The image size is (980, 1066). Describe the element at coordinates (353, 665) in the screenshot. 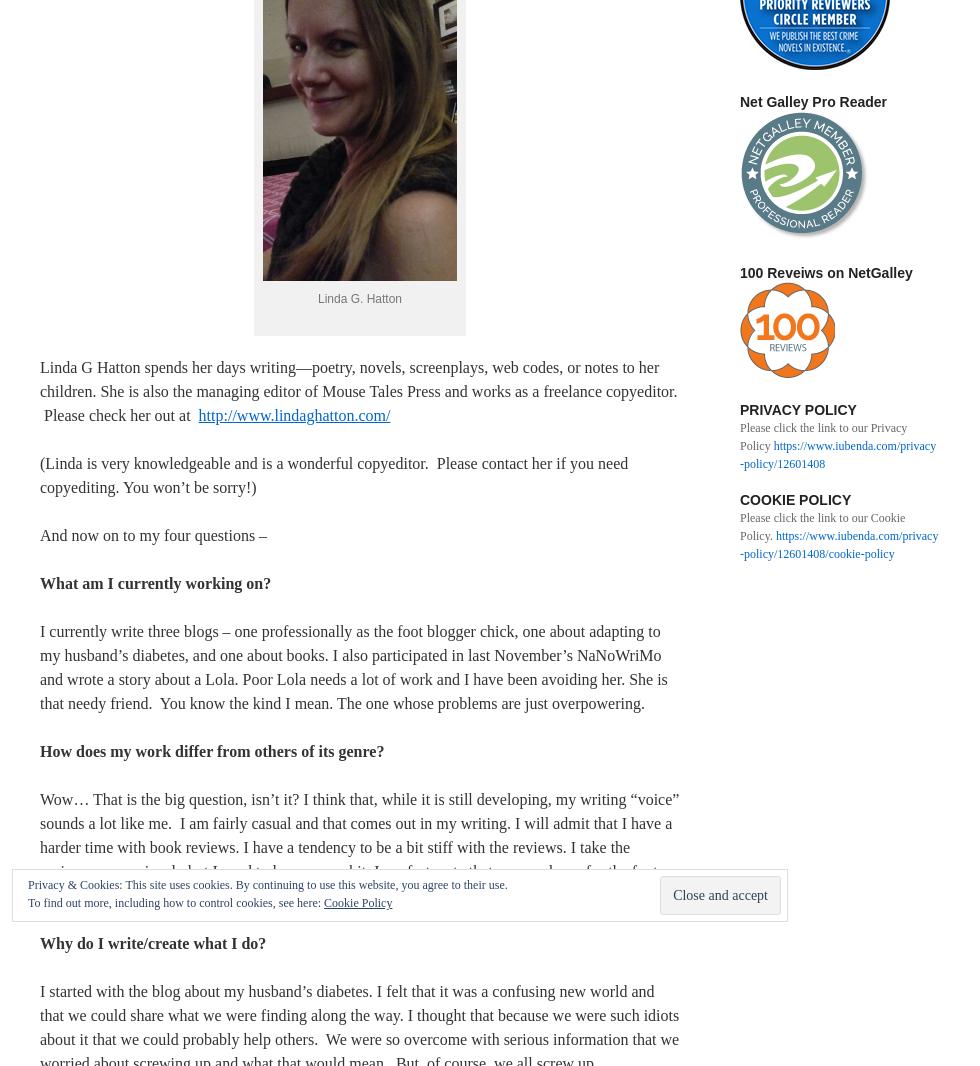

I see `'I currently write three blogs – one professionally as the foot blogger chick, one about adapting to my husband’s diabetes, and one about books. I also participated in last November’s NaNoWriMo and wrote a story about a Lola. Poor Lola needs a lot of work and I have been avoiding her. She is that needy friend.  You know the kind I mean. The one whose problems are just overpowering.'` at that location.